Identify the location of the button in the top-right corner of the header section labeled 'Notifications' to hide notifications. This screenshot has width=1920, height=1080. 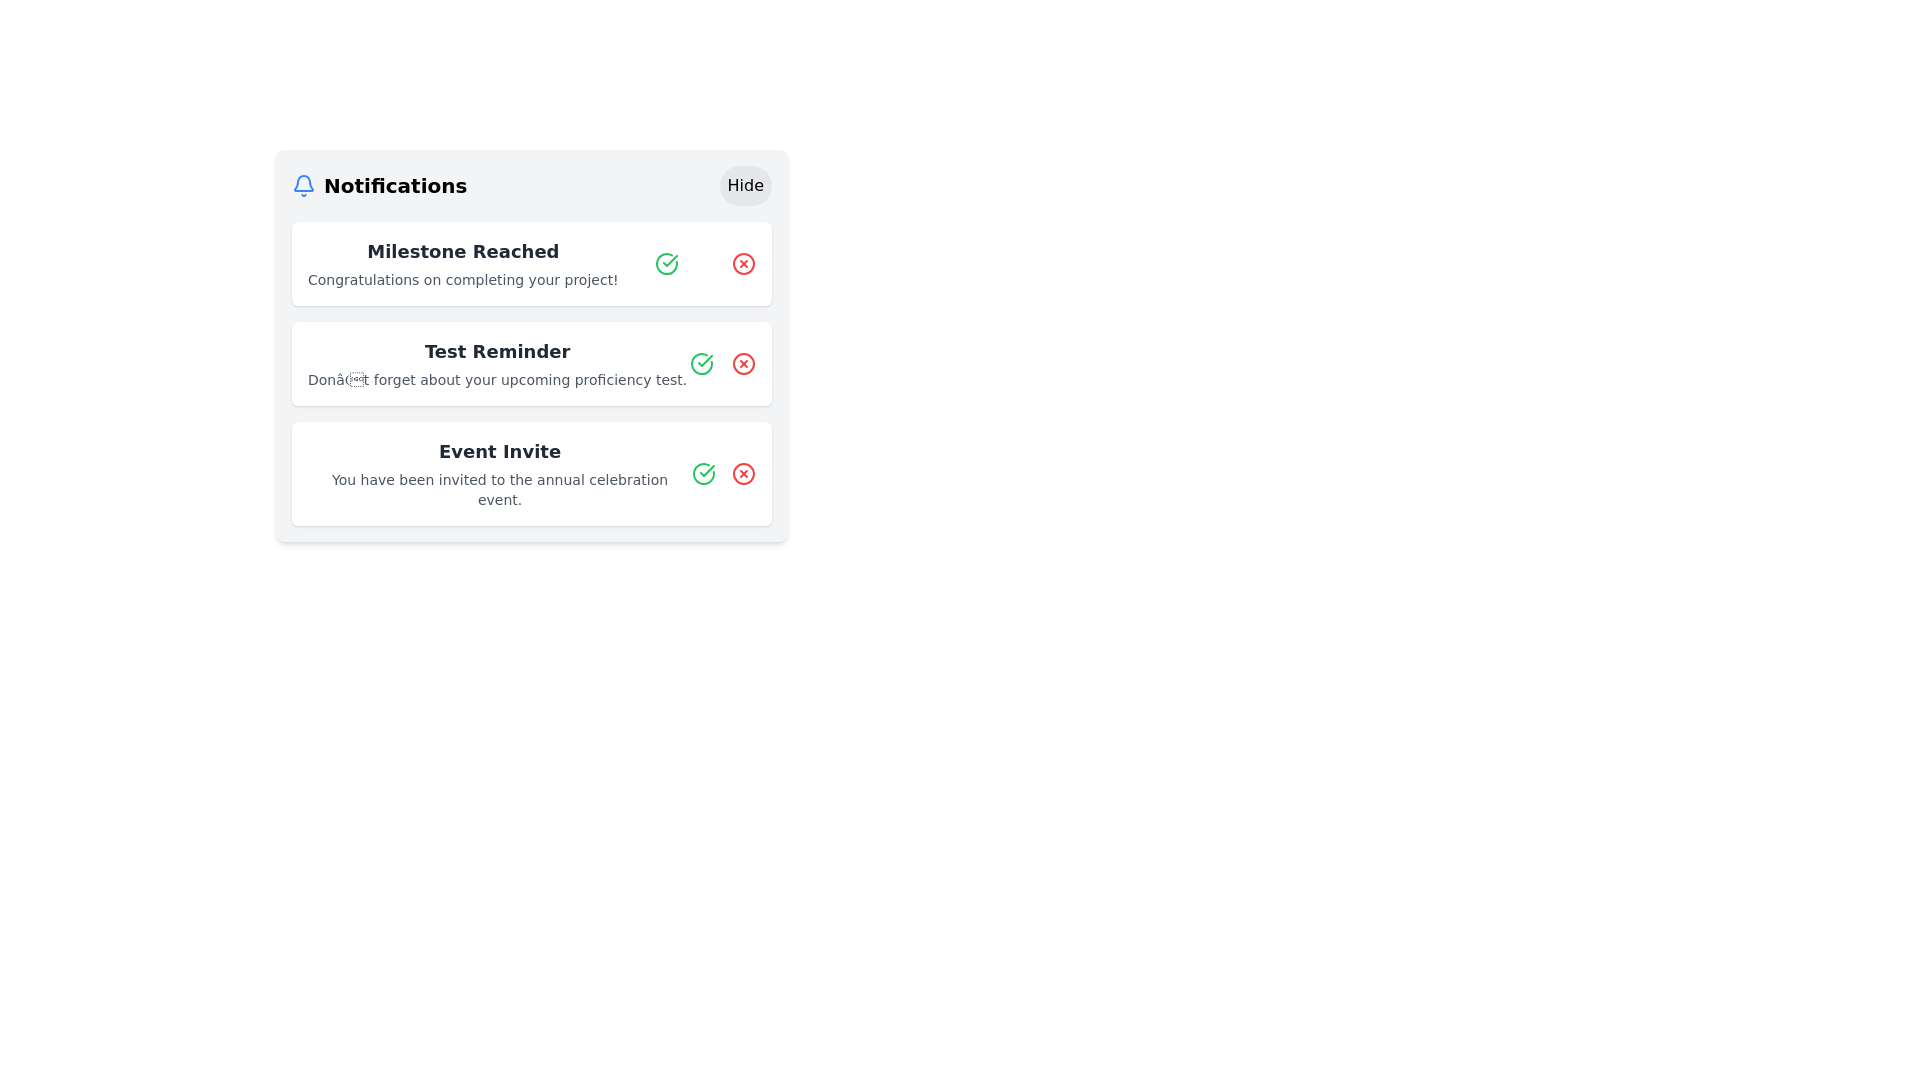
(744, 185).